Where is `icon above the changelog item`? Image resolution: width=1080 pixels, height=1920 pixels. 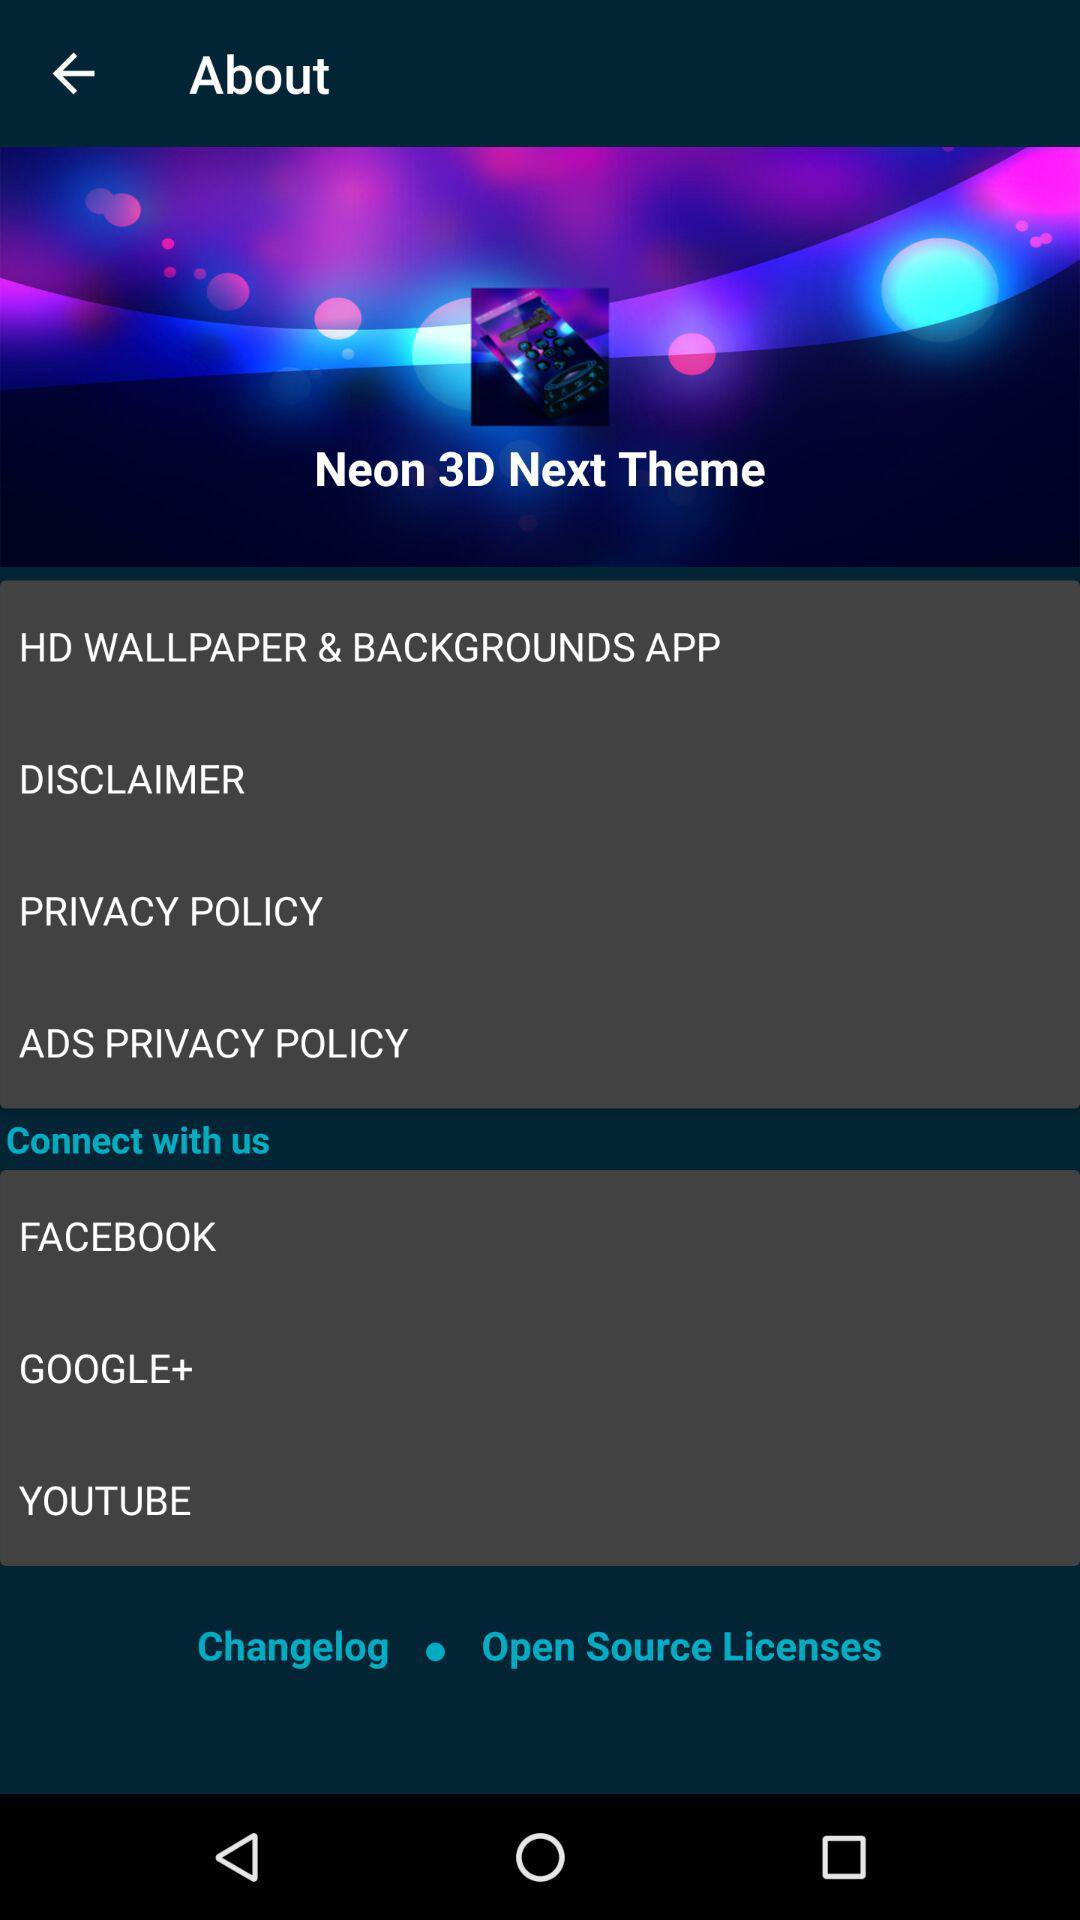
icon above the changelog item is located at coordinates (540, 1499).